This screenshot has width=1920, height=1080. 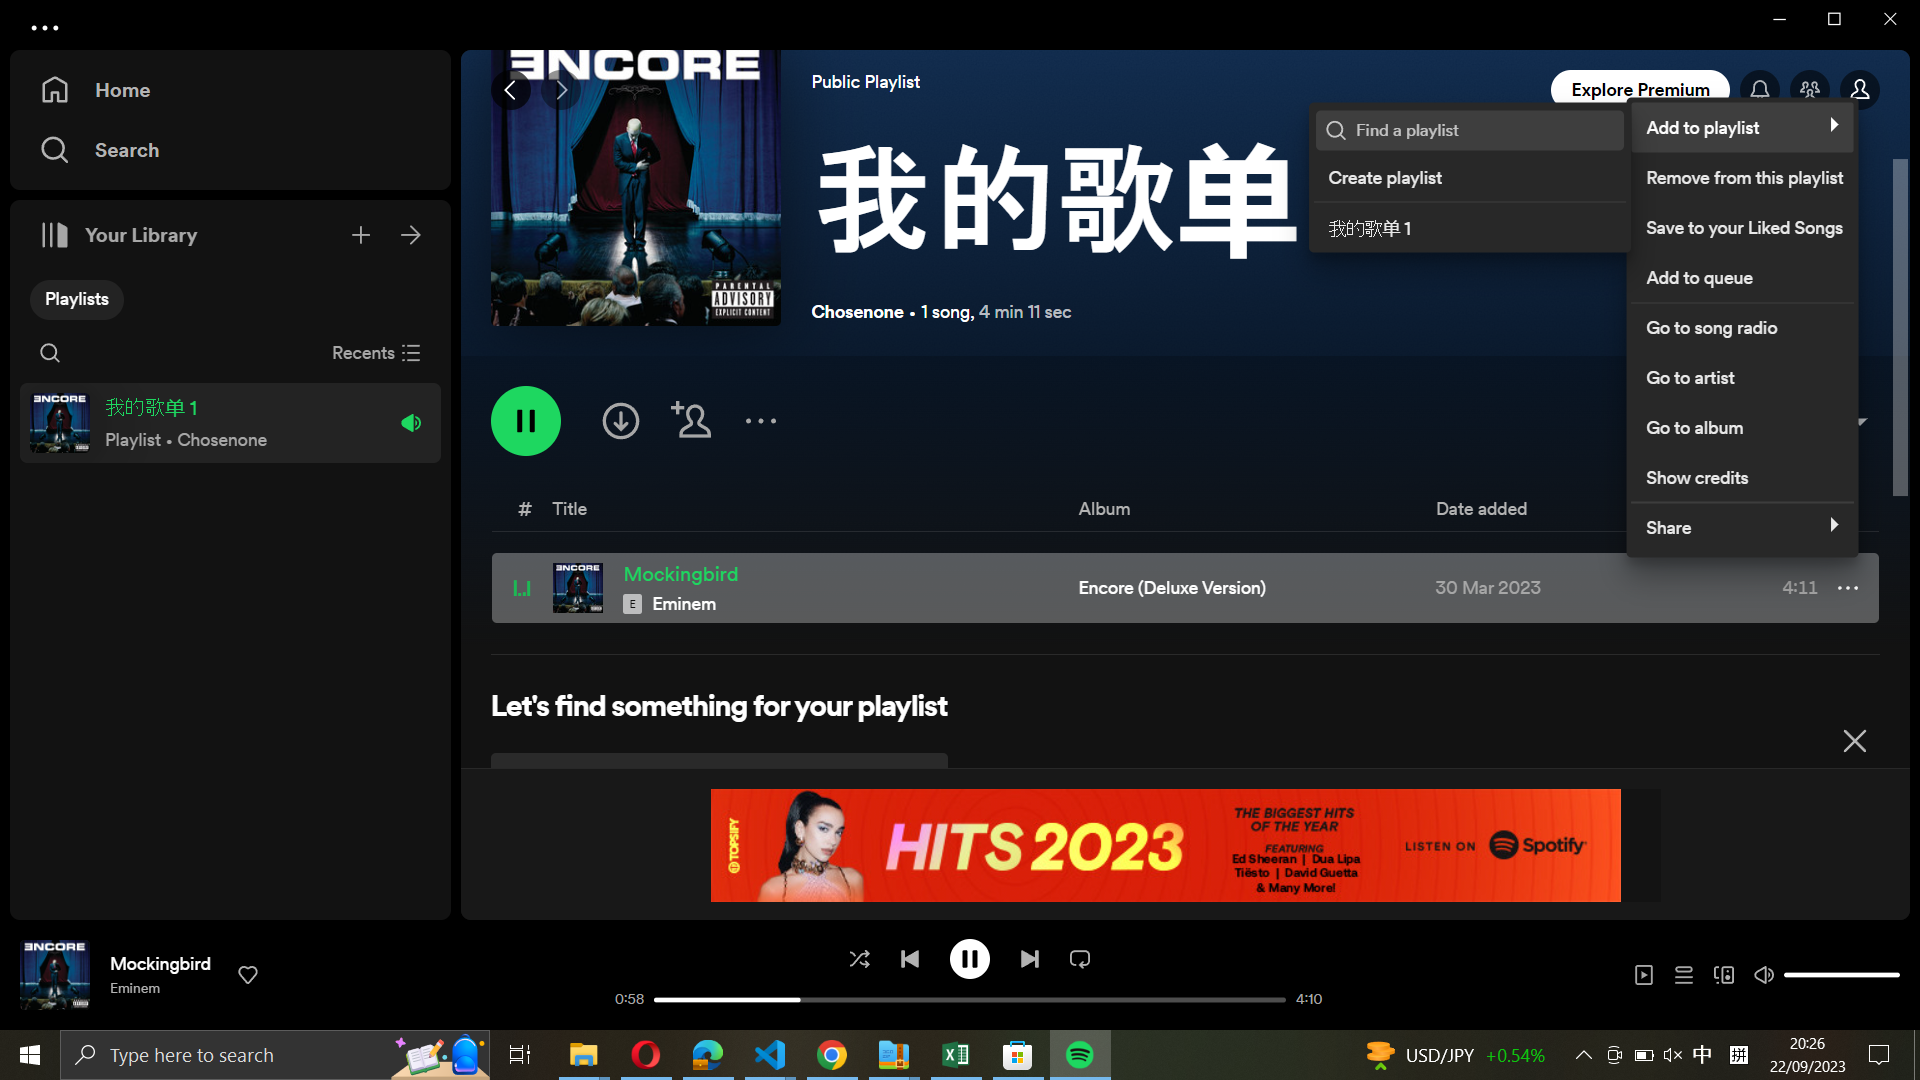 I want to click on a chosen artist"s section, so click(x=1740, y=374).